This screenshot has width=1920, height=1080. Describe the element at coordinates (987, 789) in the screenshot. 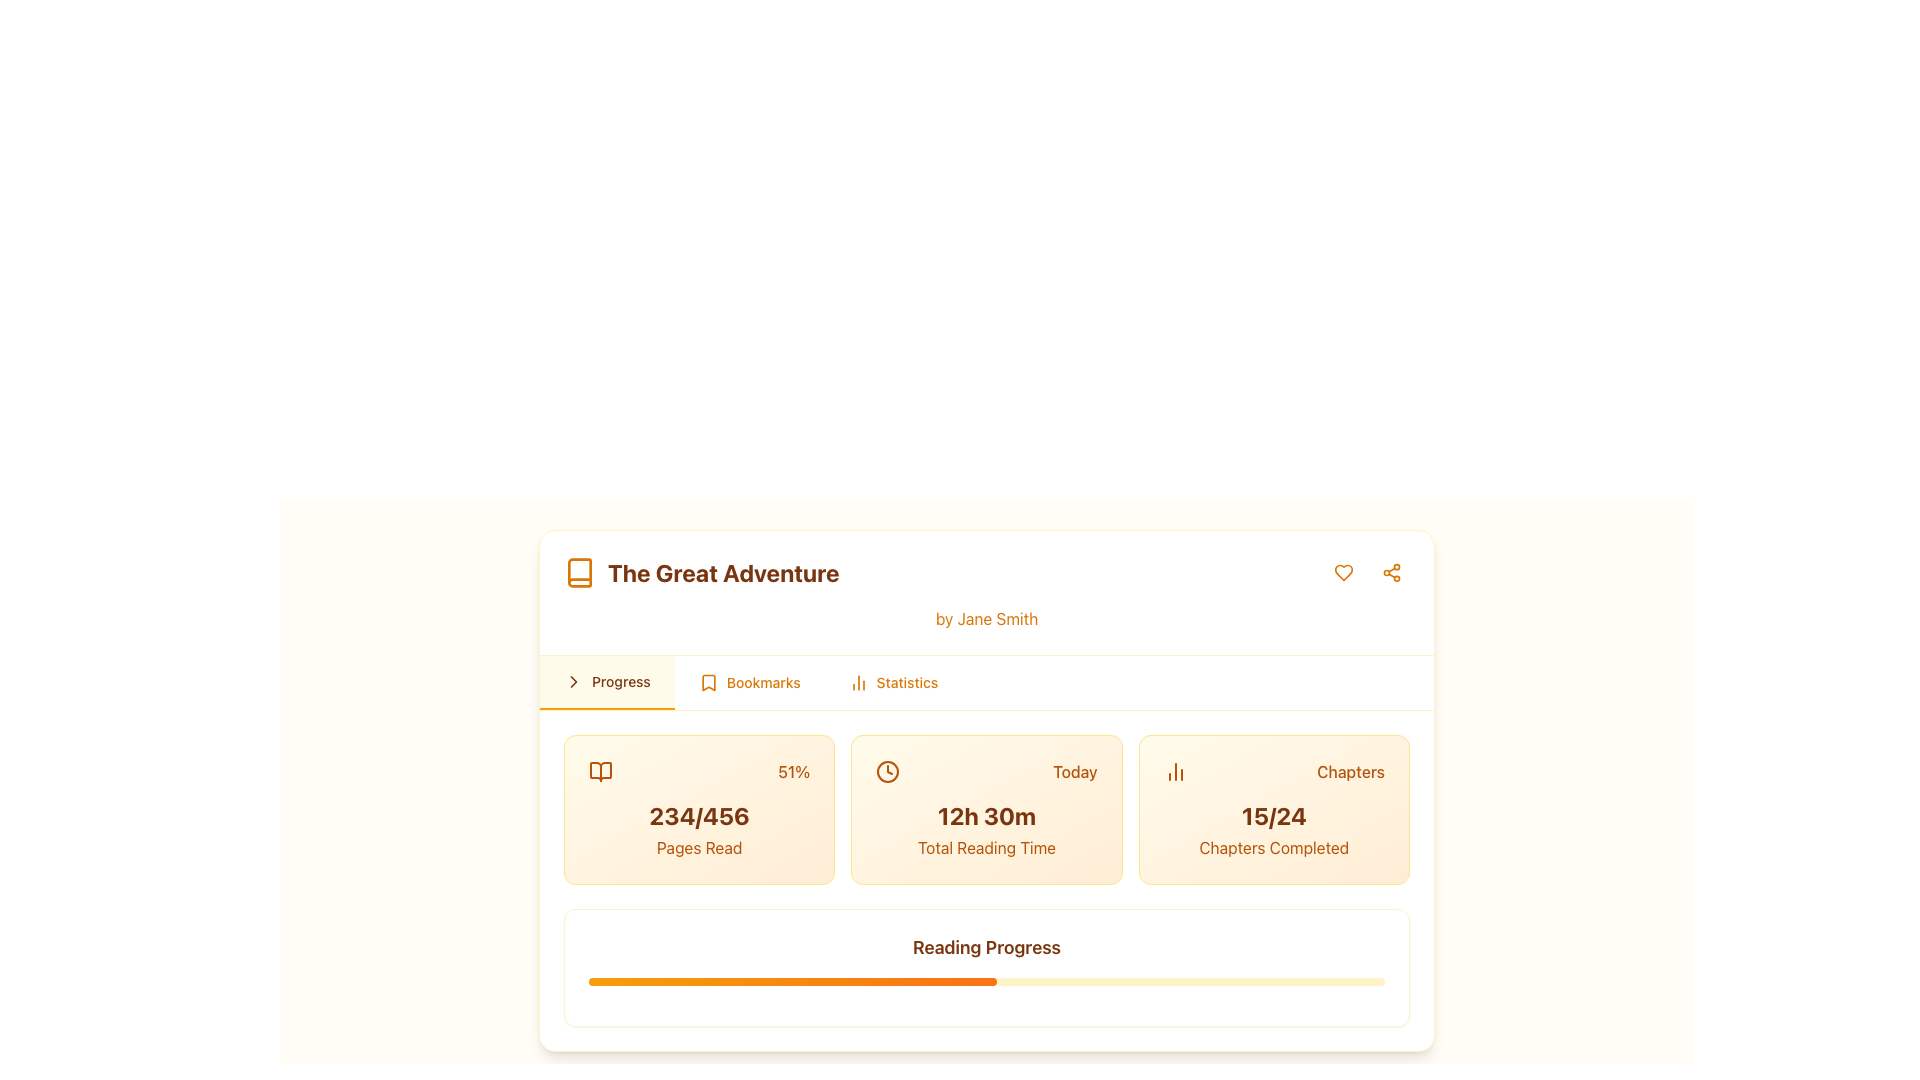

I see `the tabs in the card component displaying information about 'The Great Adventure' by Jane Smith` at that location.